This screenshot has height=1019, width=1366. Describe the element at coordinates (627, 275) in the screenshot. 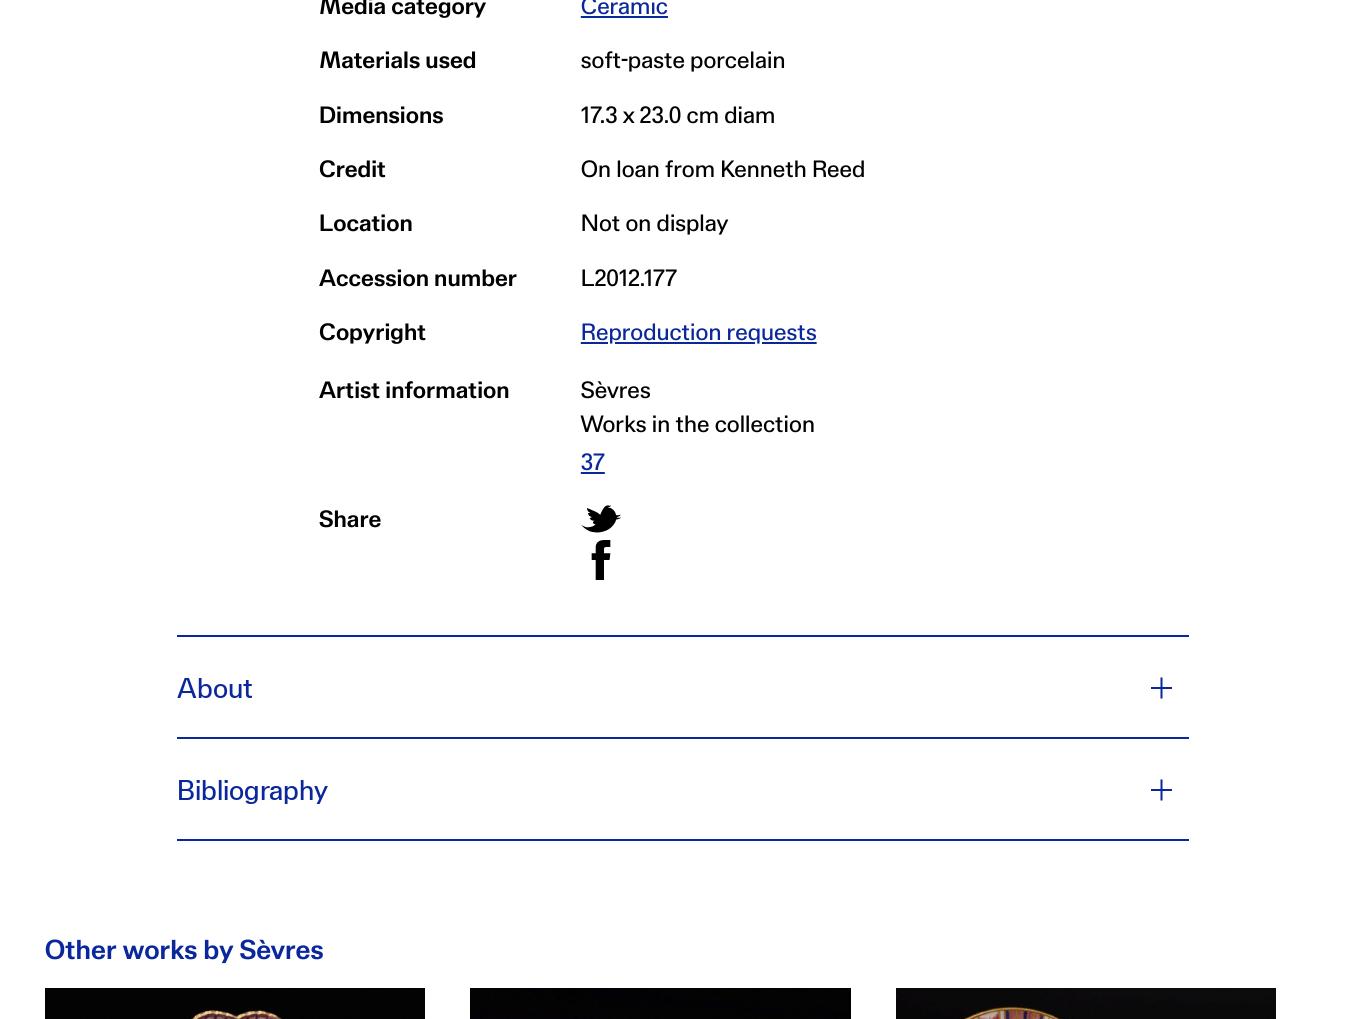

I see `'L2012.177'` at that location.